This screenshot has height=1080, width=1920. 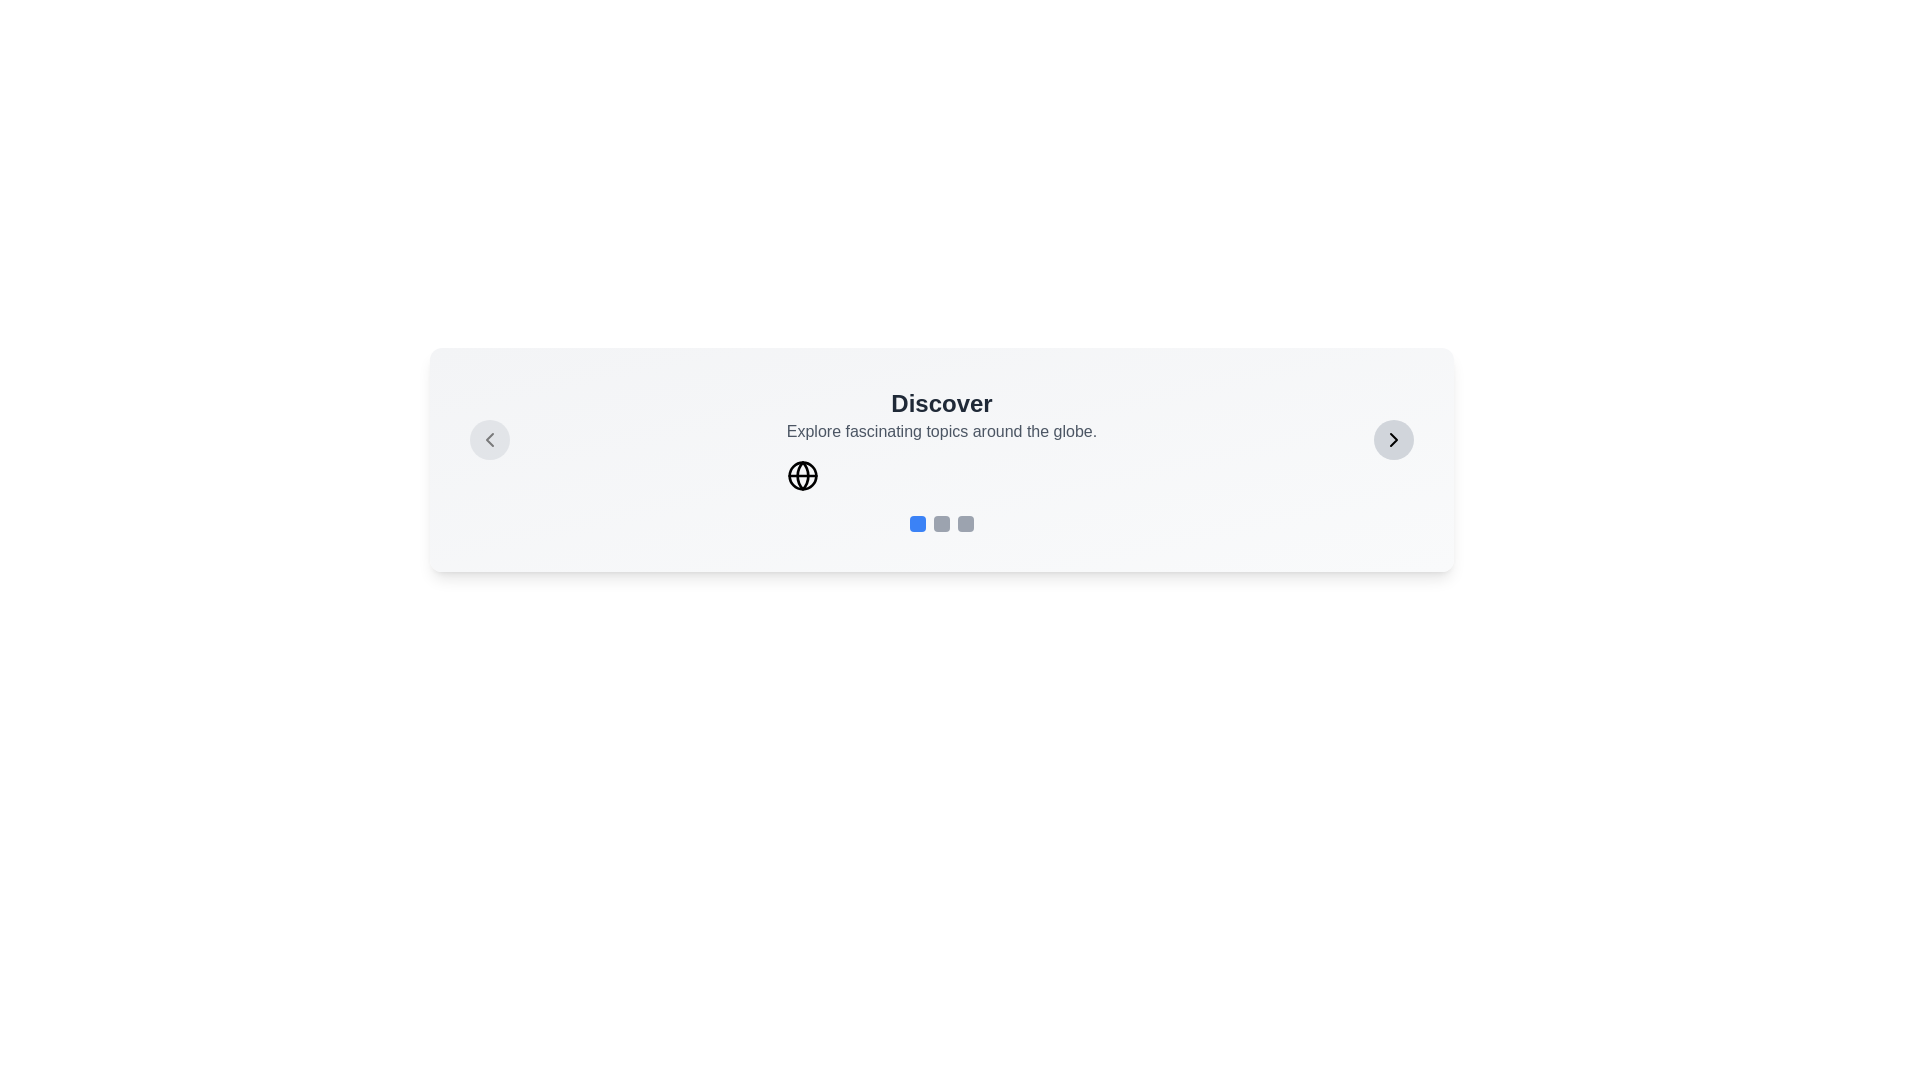 I want to click on the pagination indicator consisting of three circular dots, where the first dot is blue and the other two are gray, so click(x=940, y=523).